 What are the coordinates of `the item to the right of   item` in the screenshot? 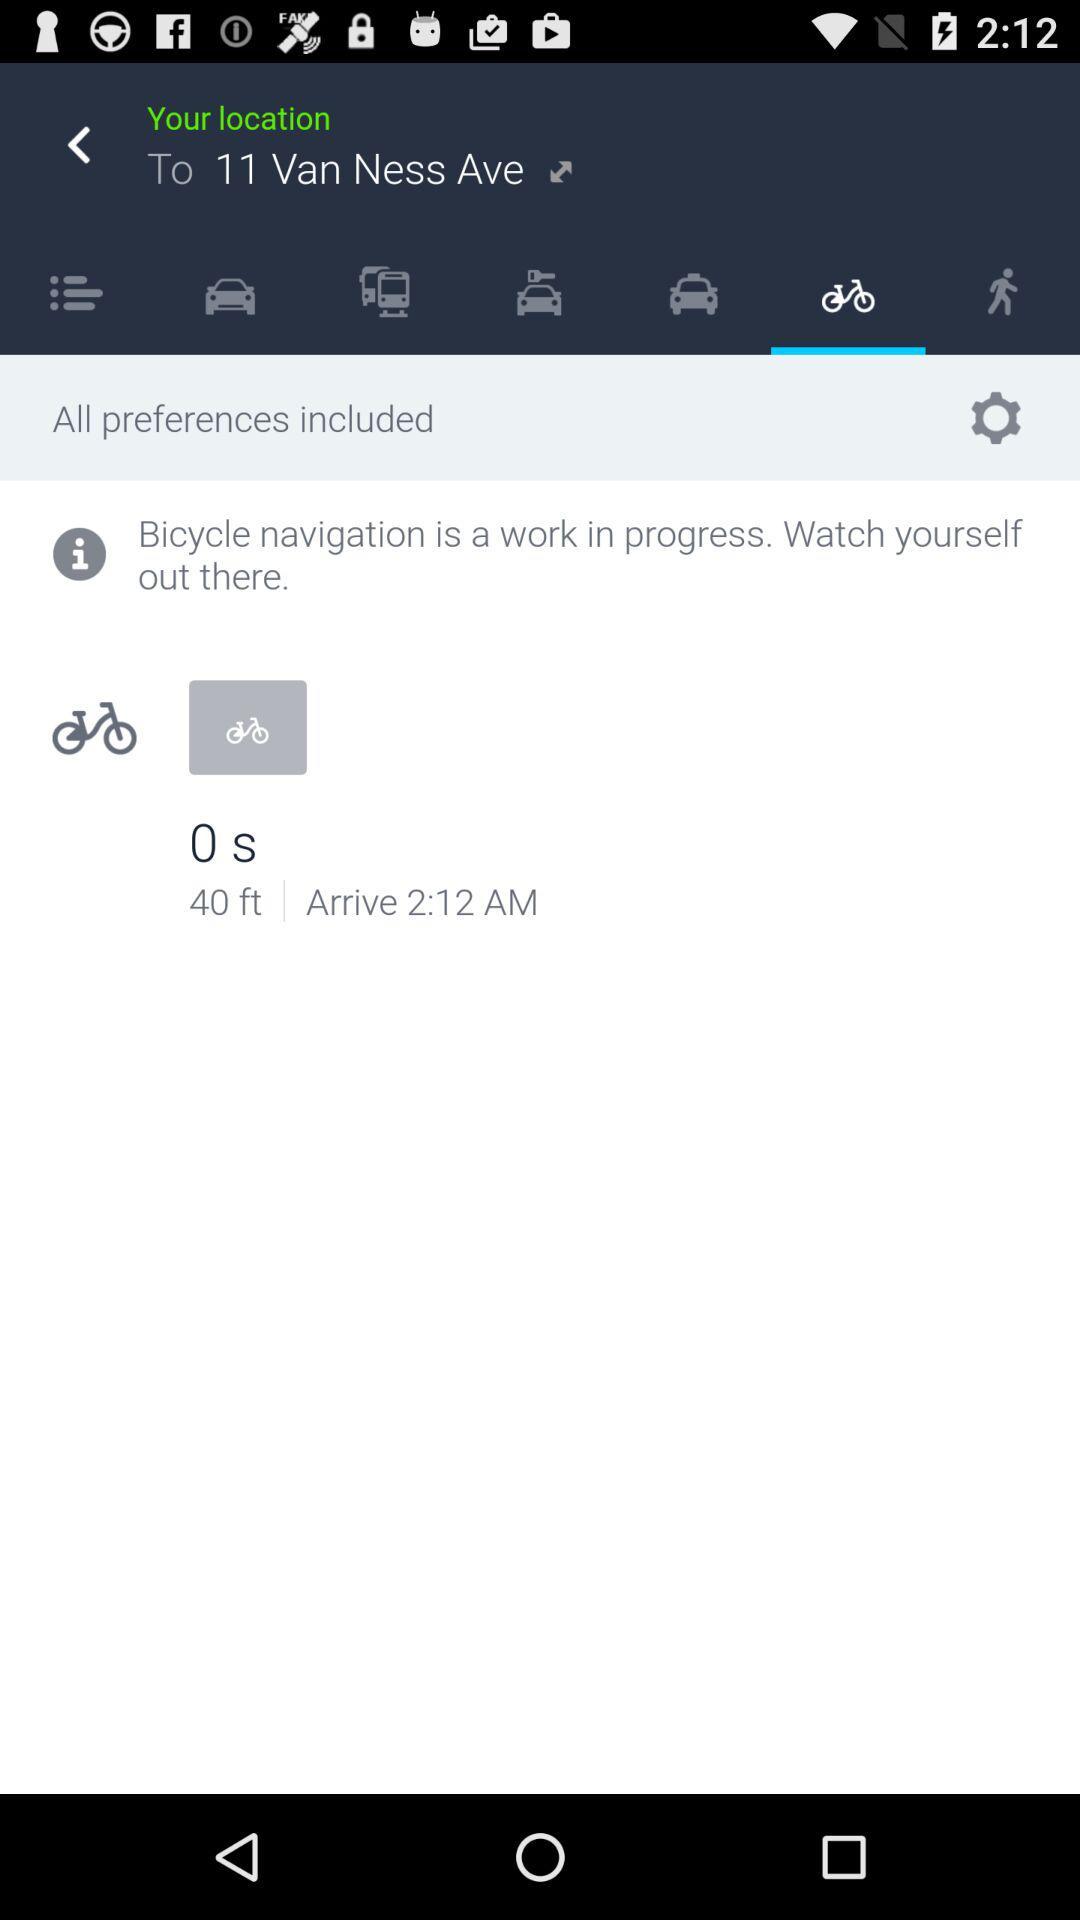 It's located at (229, 290).